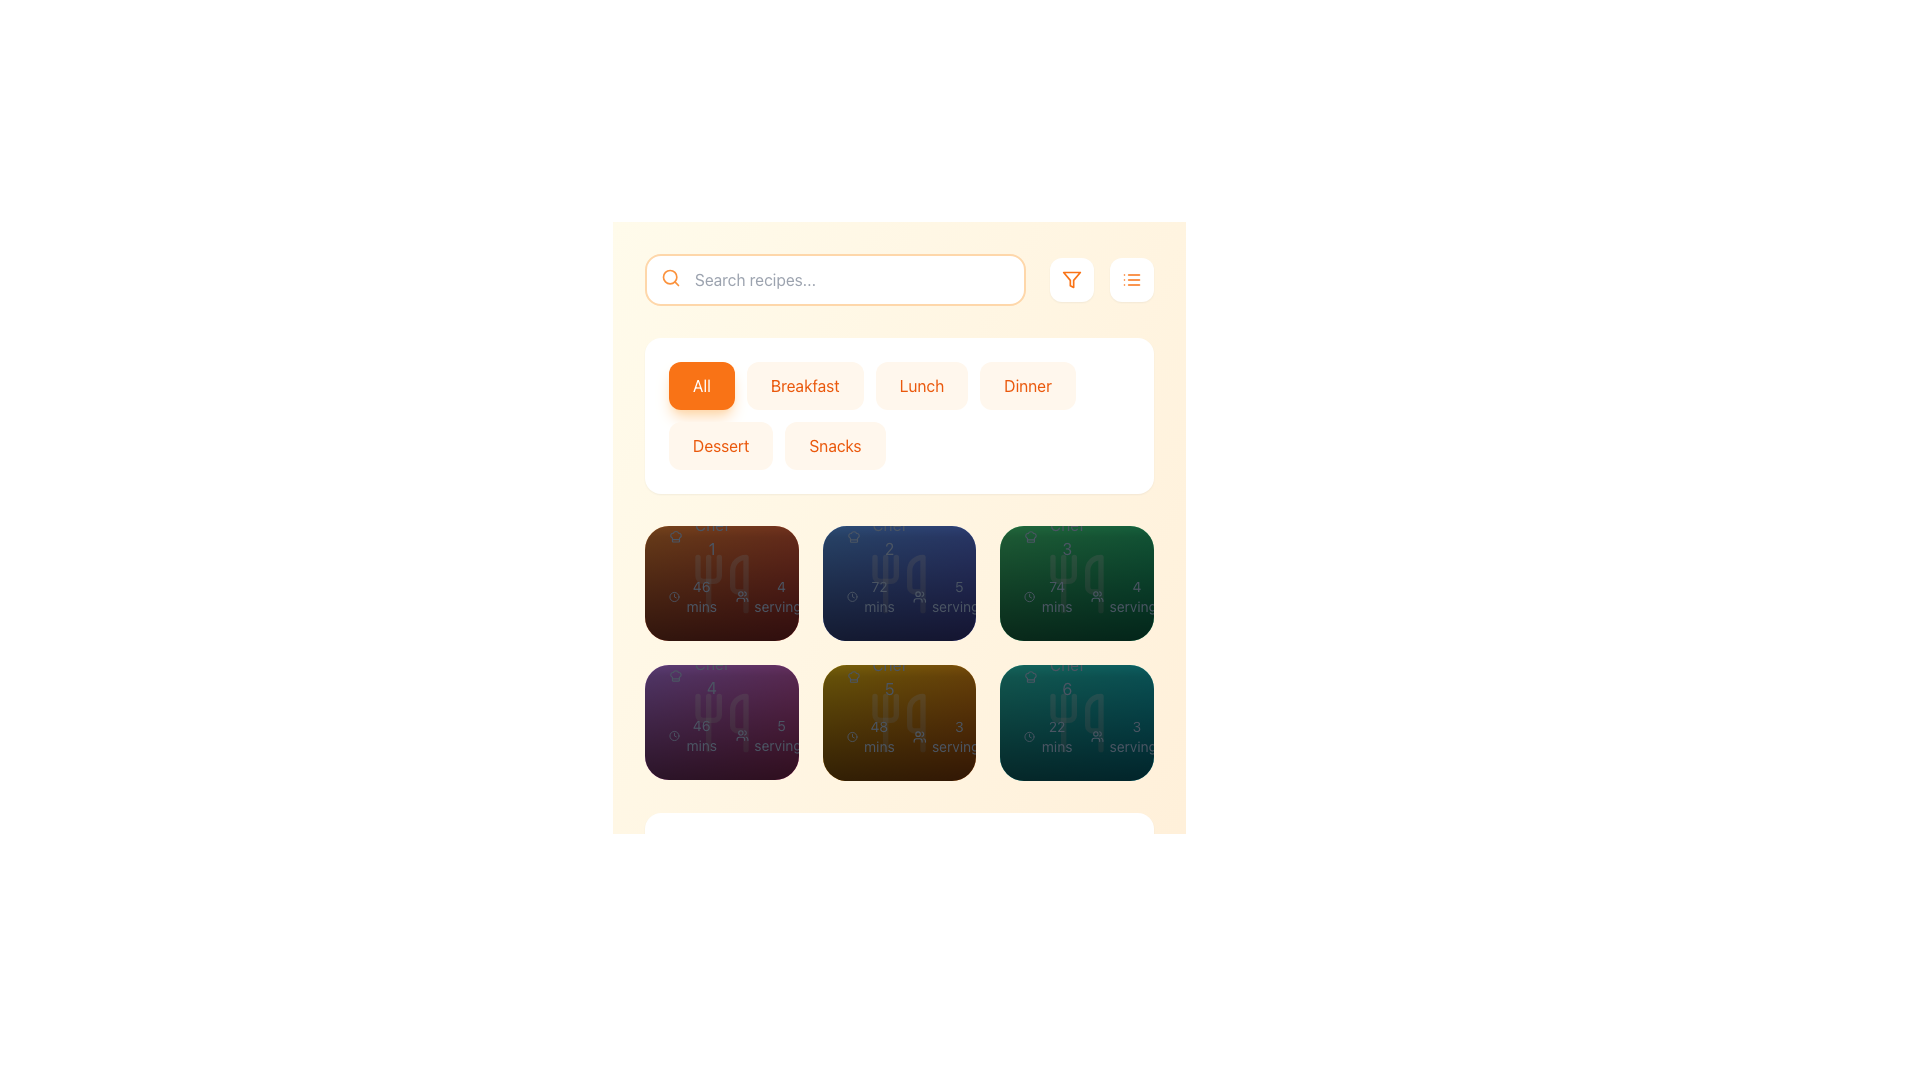 Image resolution: width=1920 pixels, height=1080 pixels. Describe the element at coordinates (933, 607) in the screenshot. I see `the Rating display with a numerical rating of '4.0' and a star icon` at that location.